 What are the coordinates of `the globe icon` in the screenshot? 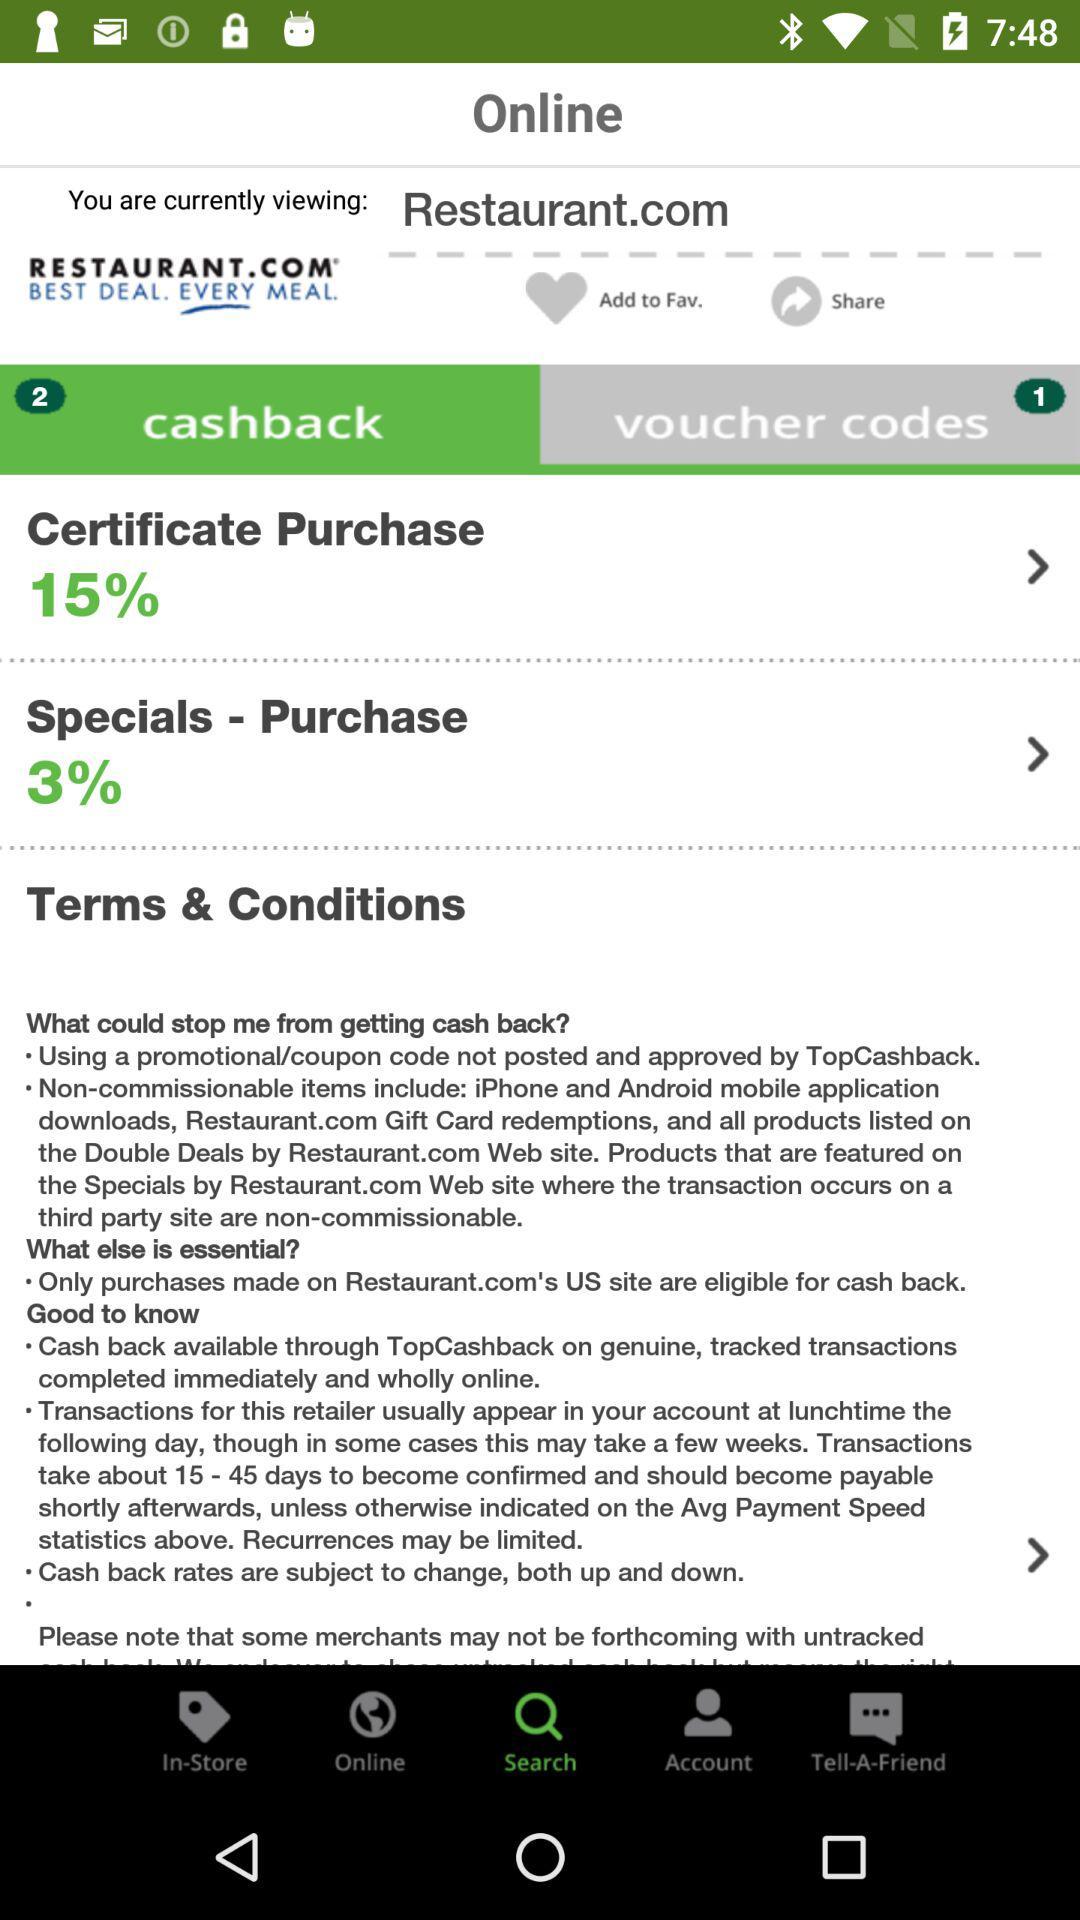 It's located at (371, 1728).